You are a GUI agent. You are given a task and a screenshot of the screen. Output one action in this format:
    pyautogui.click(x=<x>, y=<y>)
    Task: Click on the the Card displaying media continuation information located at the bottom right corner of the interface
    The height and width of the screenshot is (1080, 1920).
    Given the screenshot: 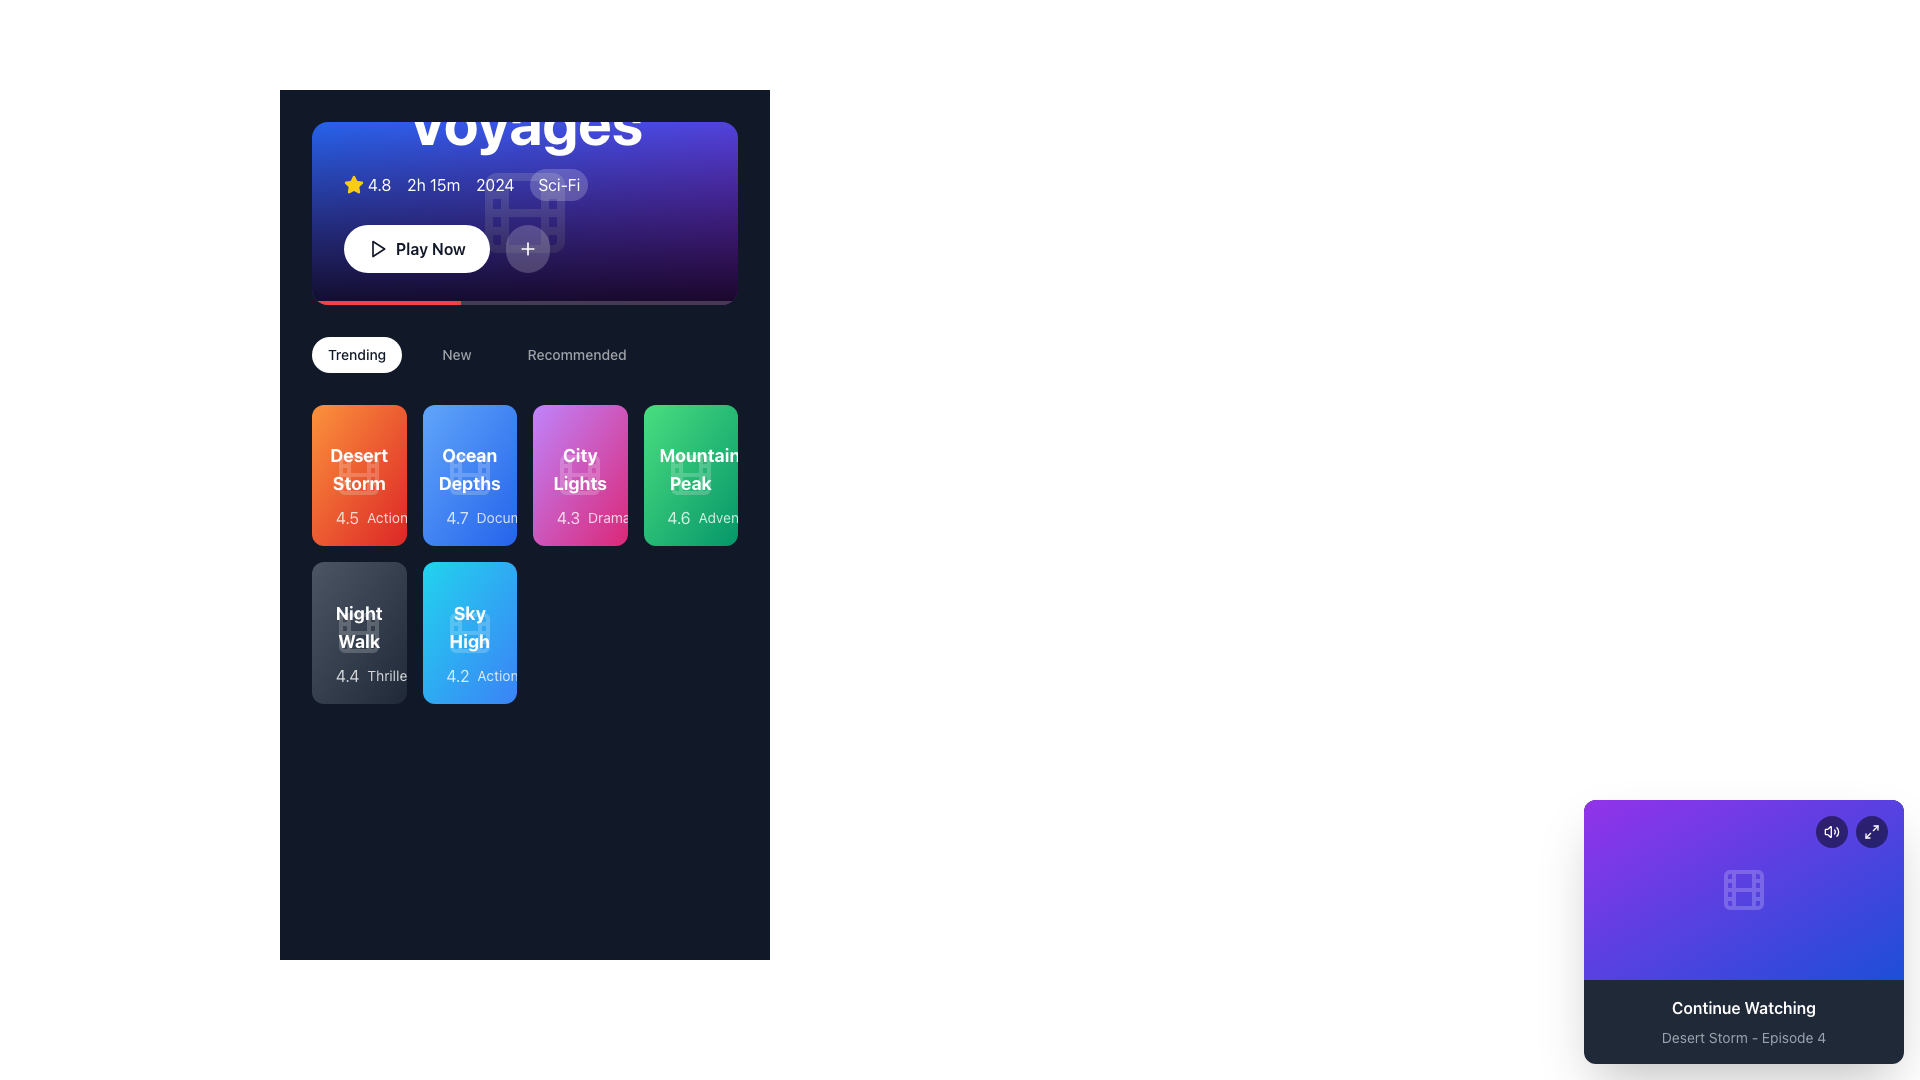 What is the action you would take?
    pyautogui.click(x=1742, y=932)
    